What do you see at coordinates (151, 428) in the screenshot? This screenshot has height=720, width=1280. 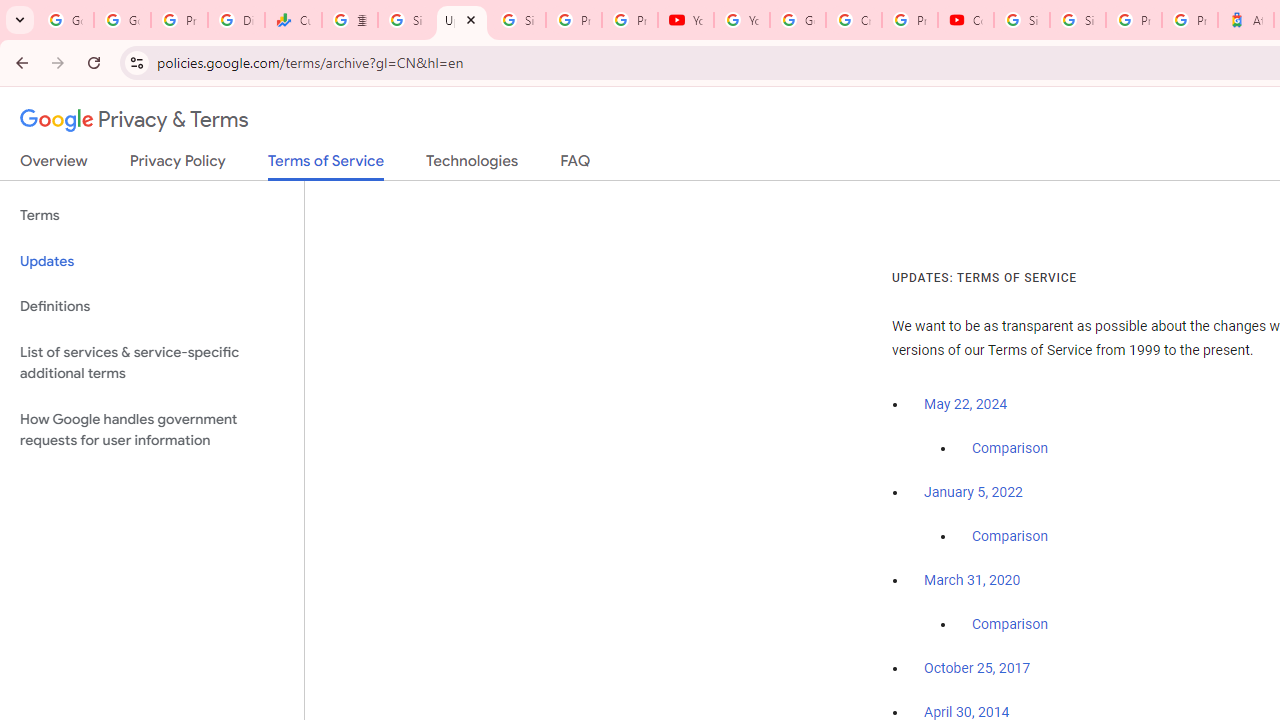 I see `'How Google handles government requests for user information'` at bounding box center [151, 428].